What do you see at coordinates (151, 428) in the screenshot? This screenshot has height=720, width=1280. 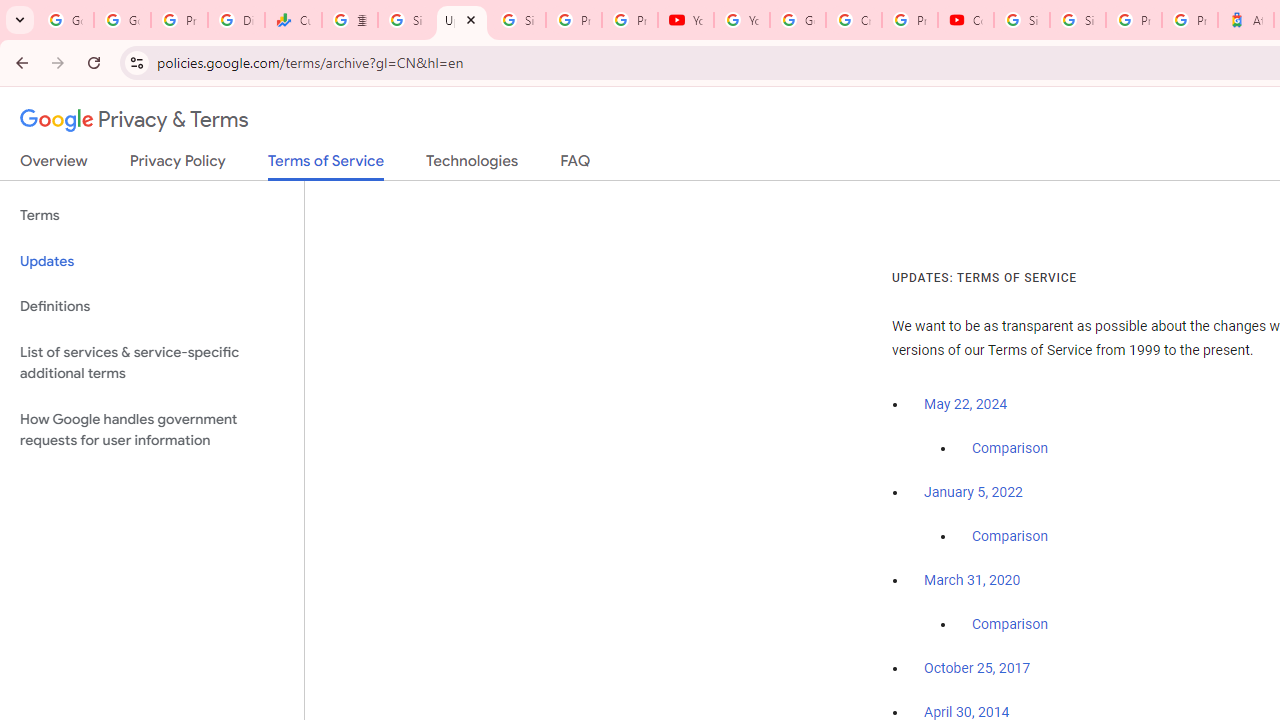 I see `'How Google handles government requests for user information'` at bounding box center [151, 428].